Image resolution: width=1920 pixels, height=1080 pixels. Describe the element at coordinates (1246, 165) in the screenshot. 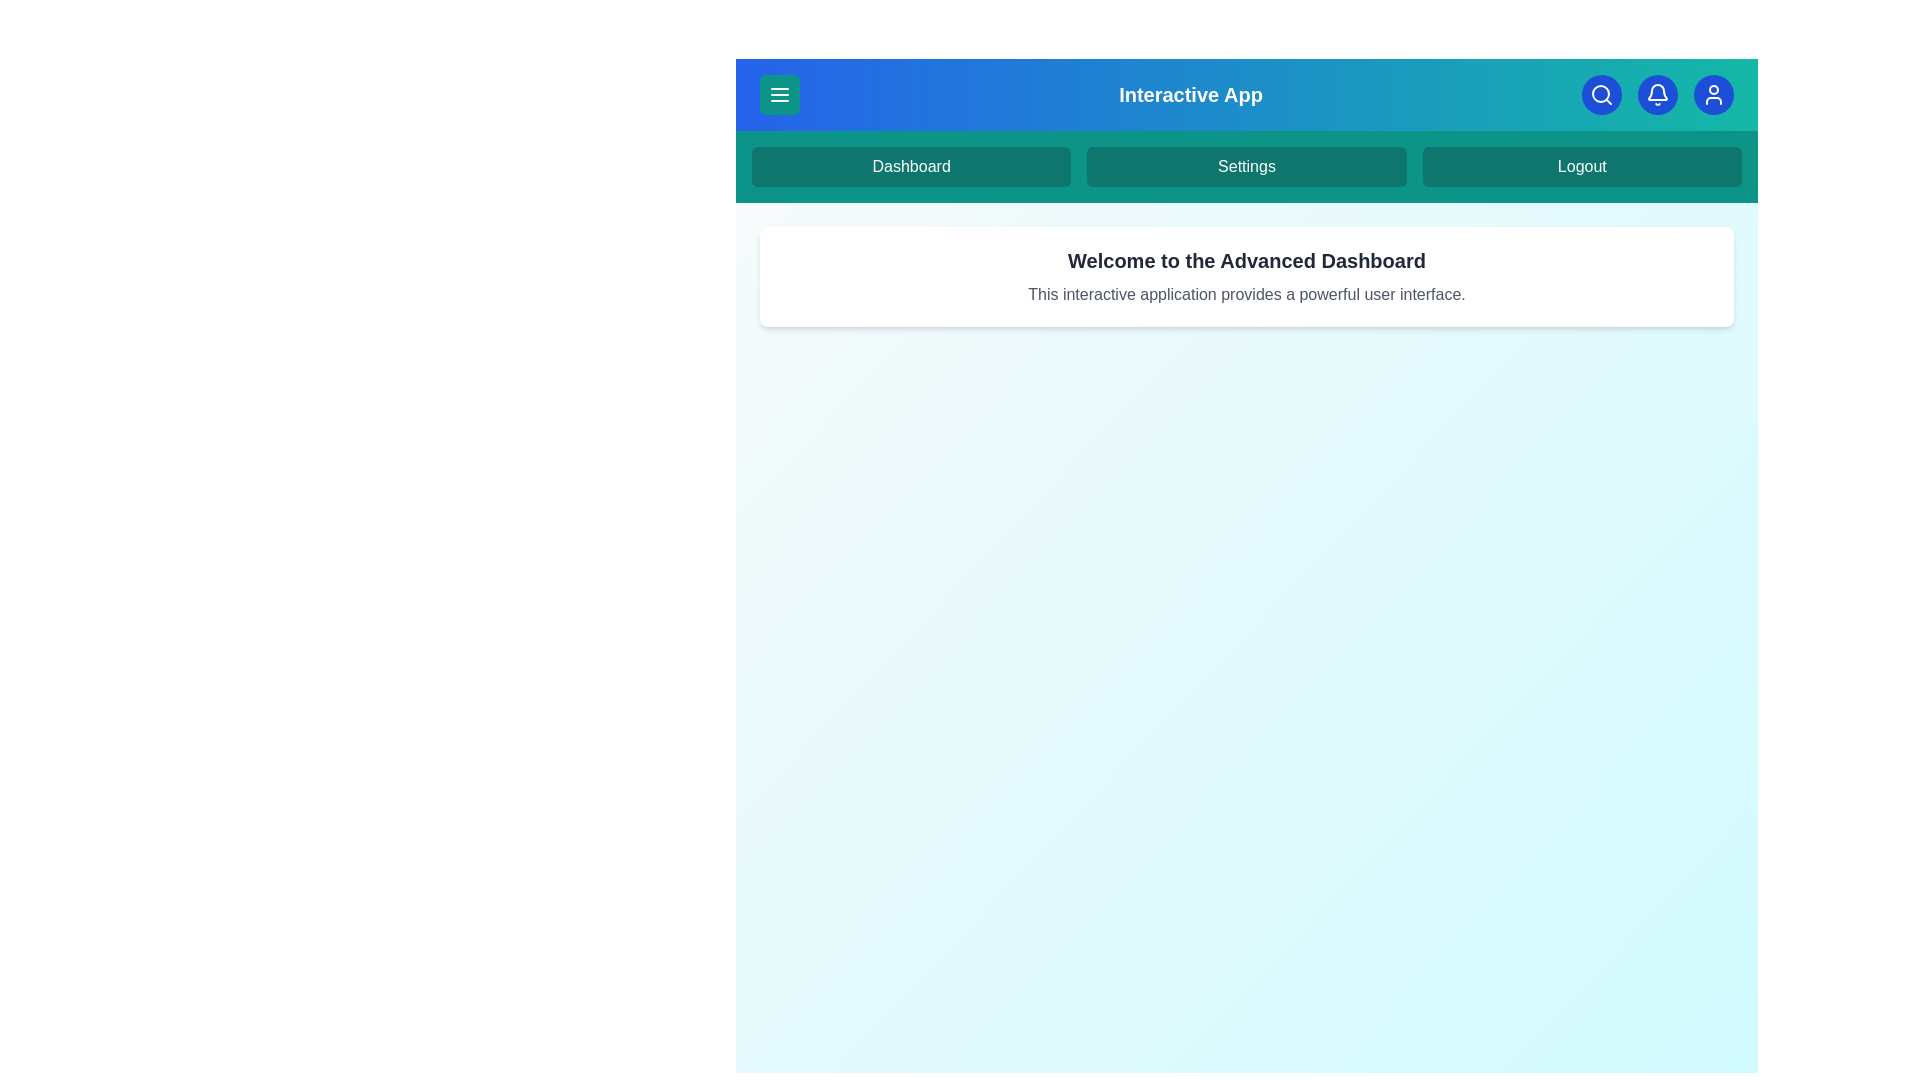

I see `the 'Settings' option in the navigation menu` at that location.